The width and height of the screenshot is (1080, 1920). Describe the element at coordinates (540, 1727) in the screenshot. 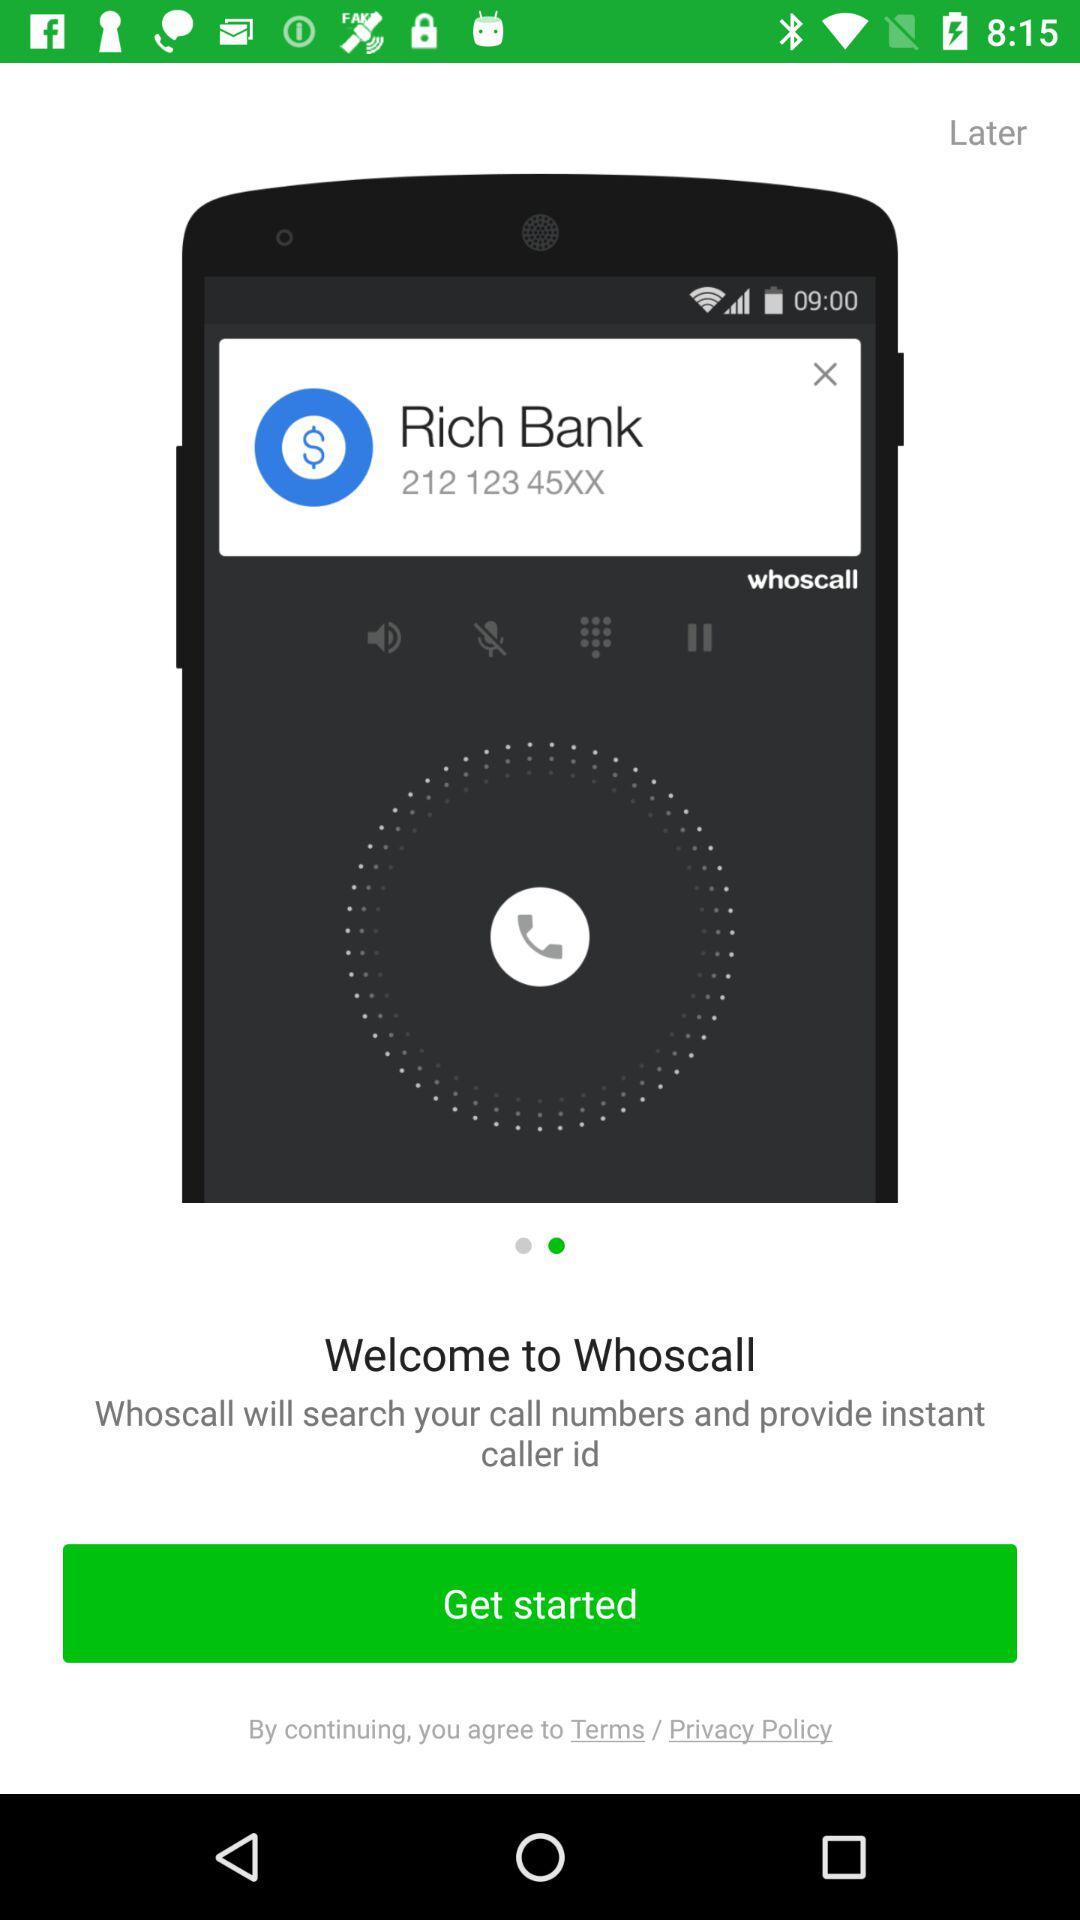

I see `the app below get started icon` at that location.